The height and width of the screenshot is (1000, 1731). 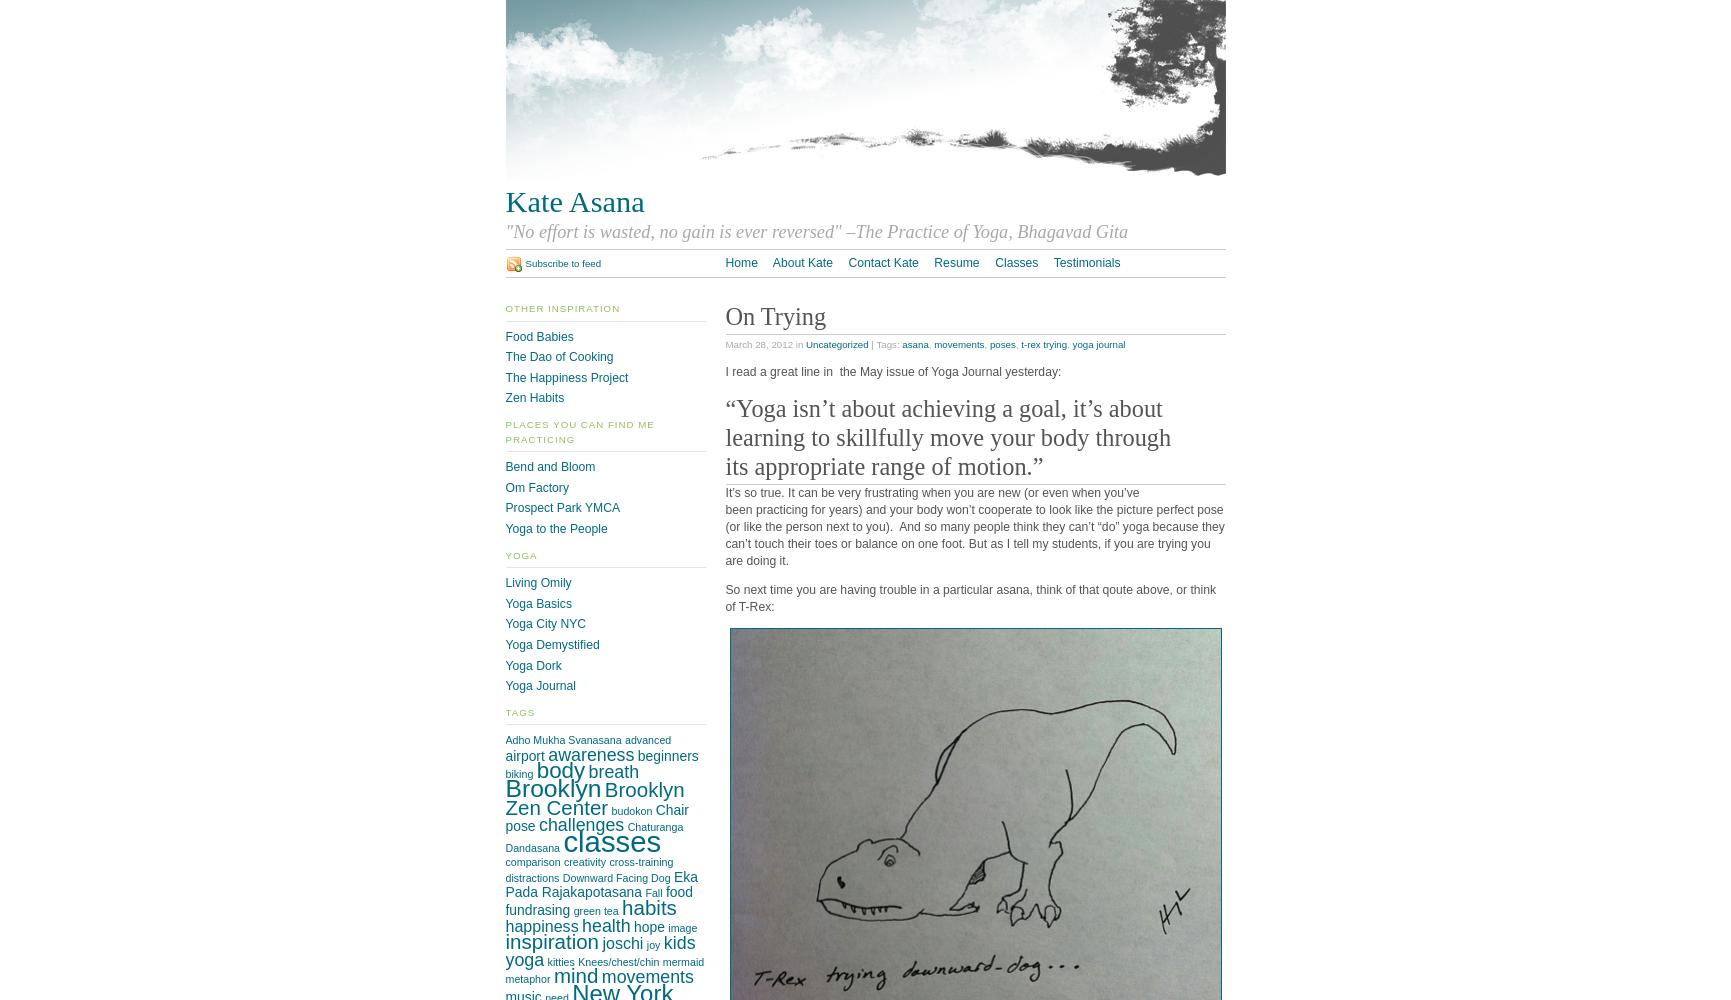 I want to click on 'breath', so click(x=612, y=772).